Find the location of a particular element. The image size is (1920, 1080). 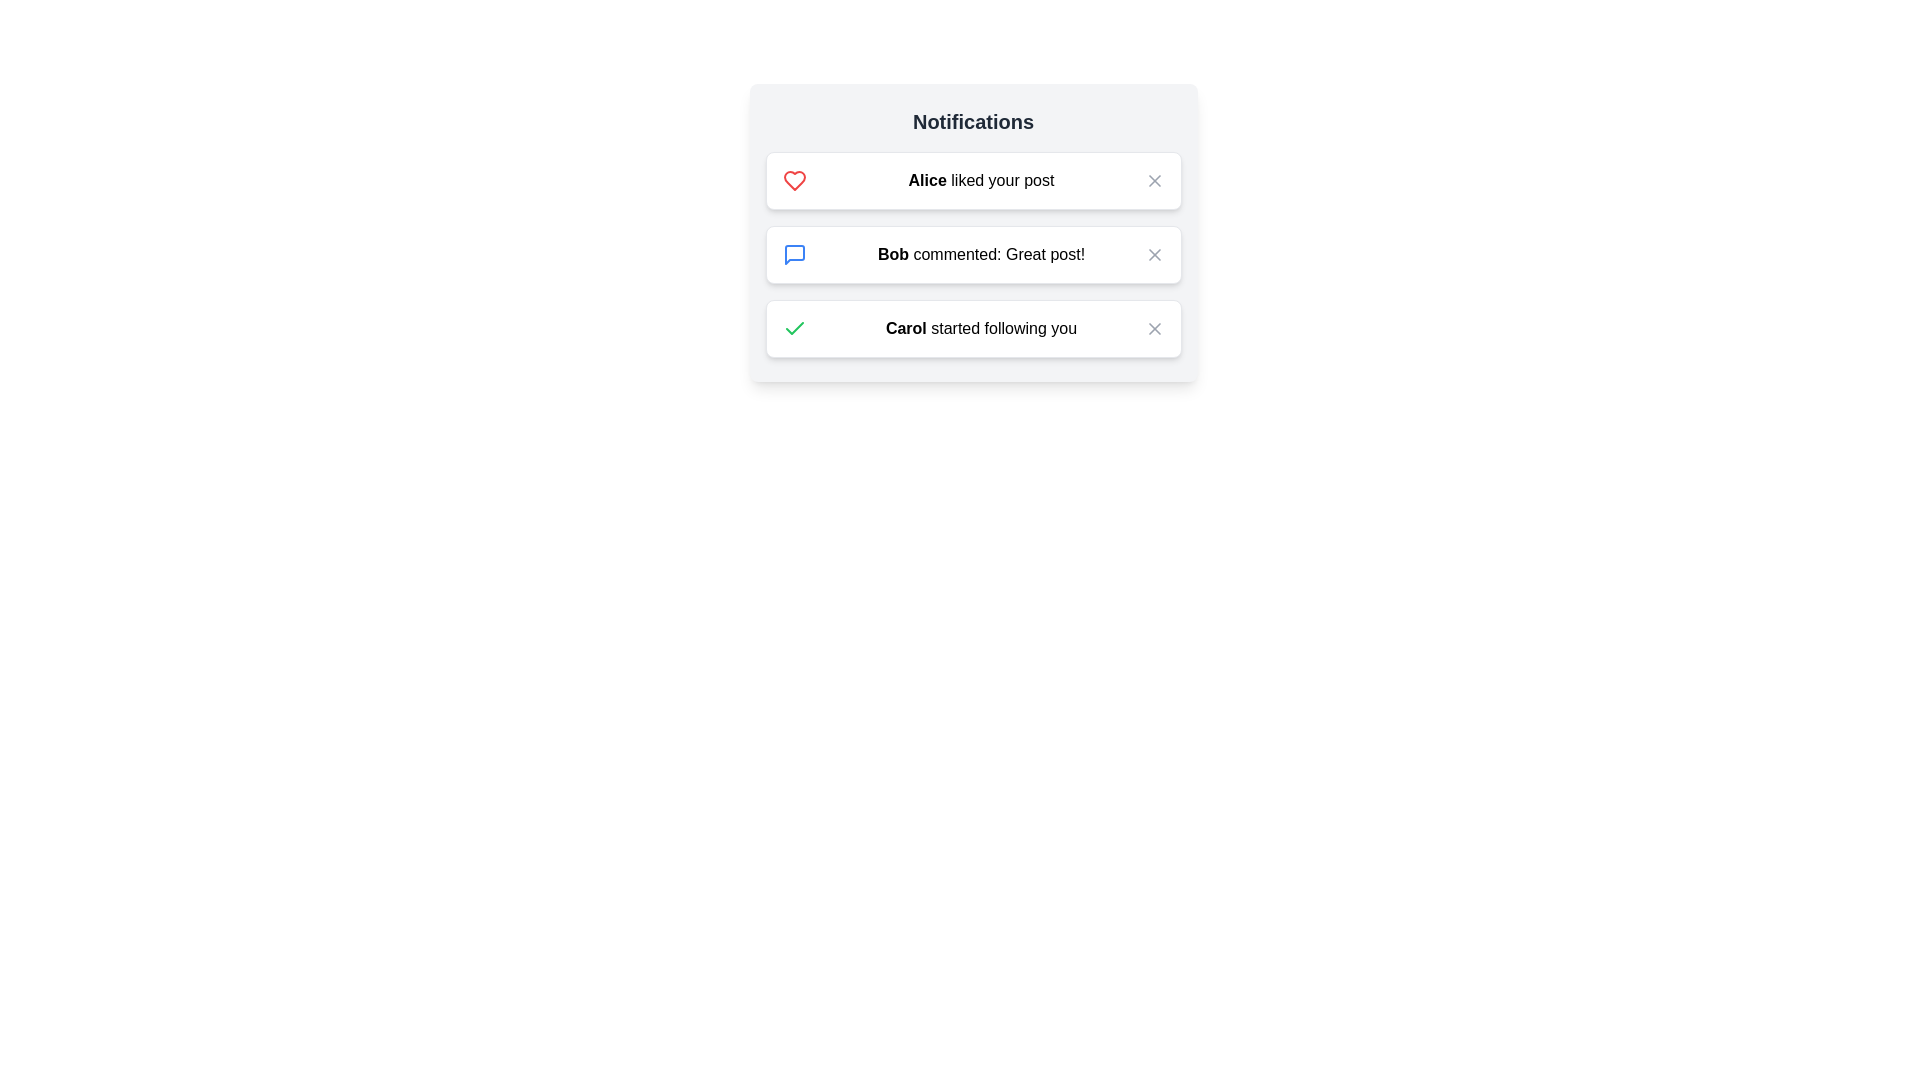

the notification card featuring a blue comment icon and the text 'Bob commented: Great post!' is located at coordinates (973, 231).